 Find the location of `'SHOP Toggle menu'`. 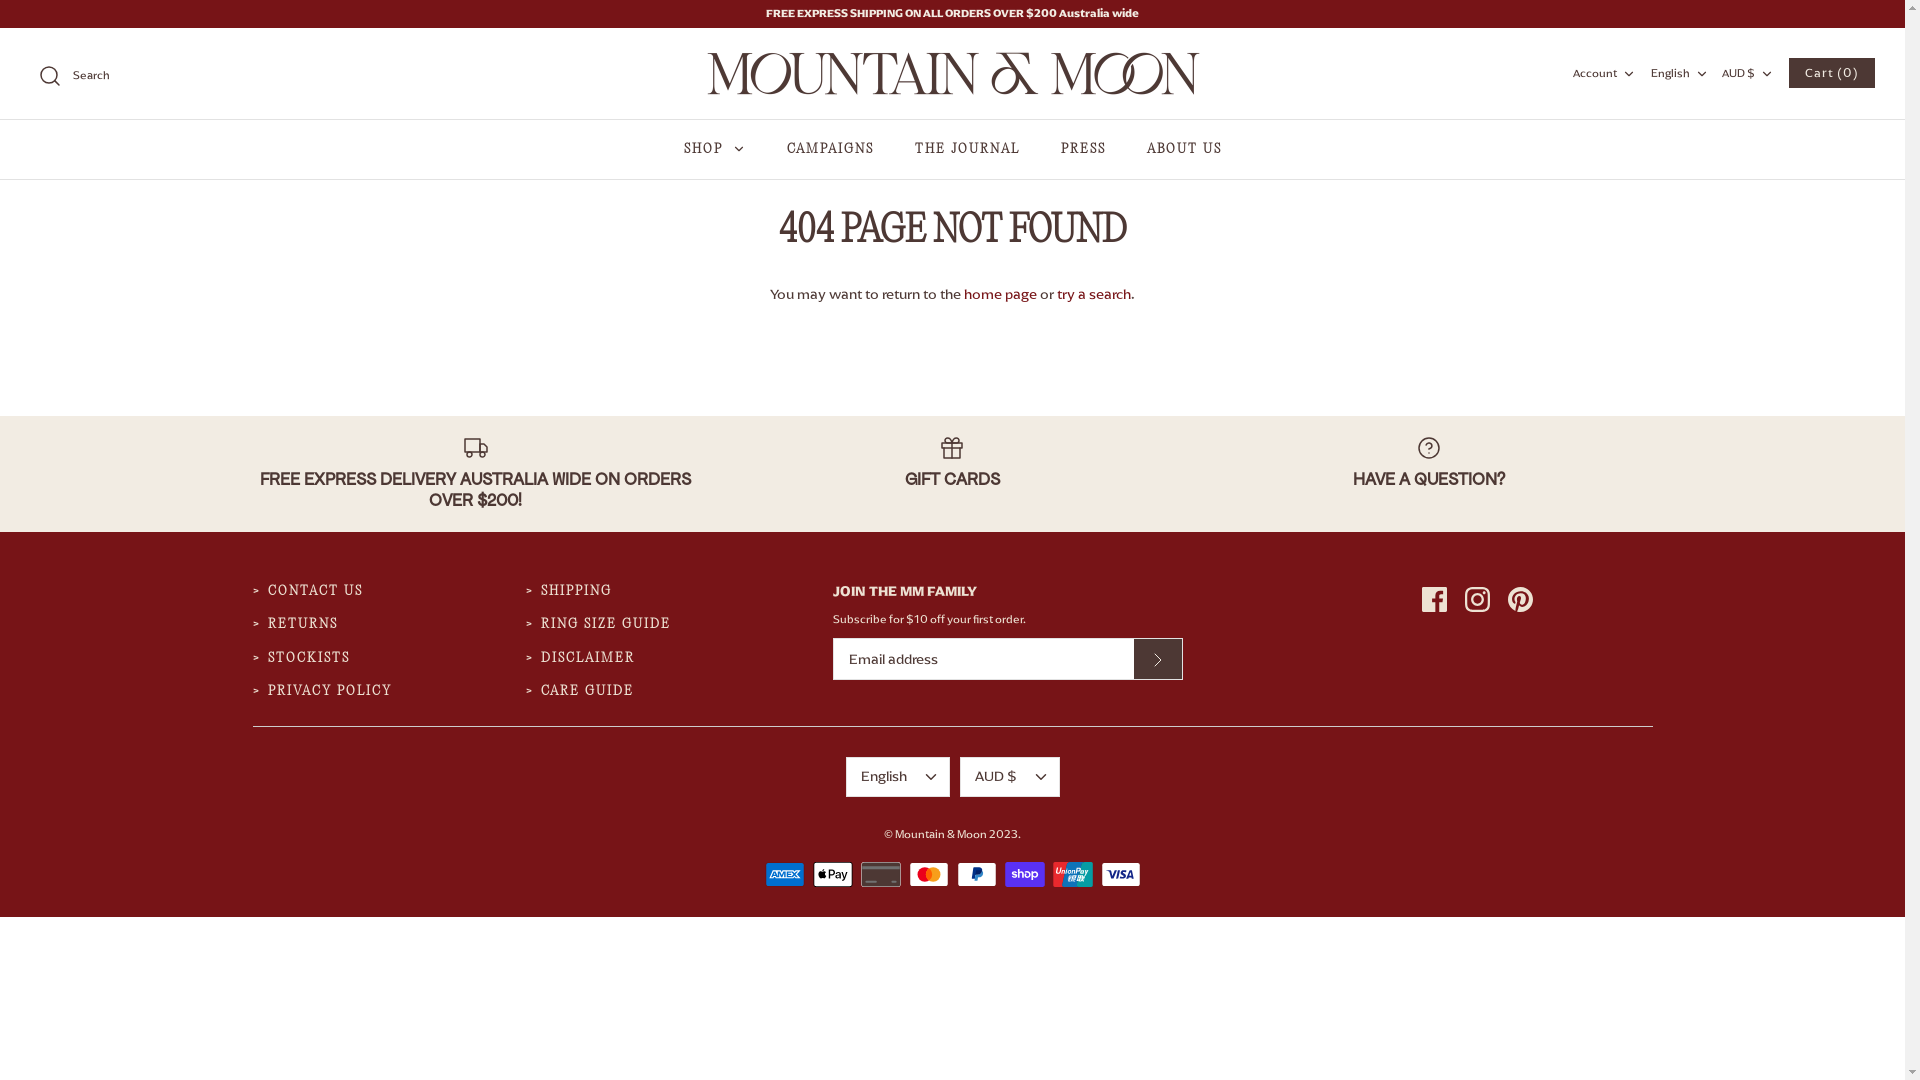

'SHOP Toggle menu' is located at coordinates (715, 149).